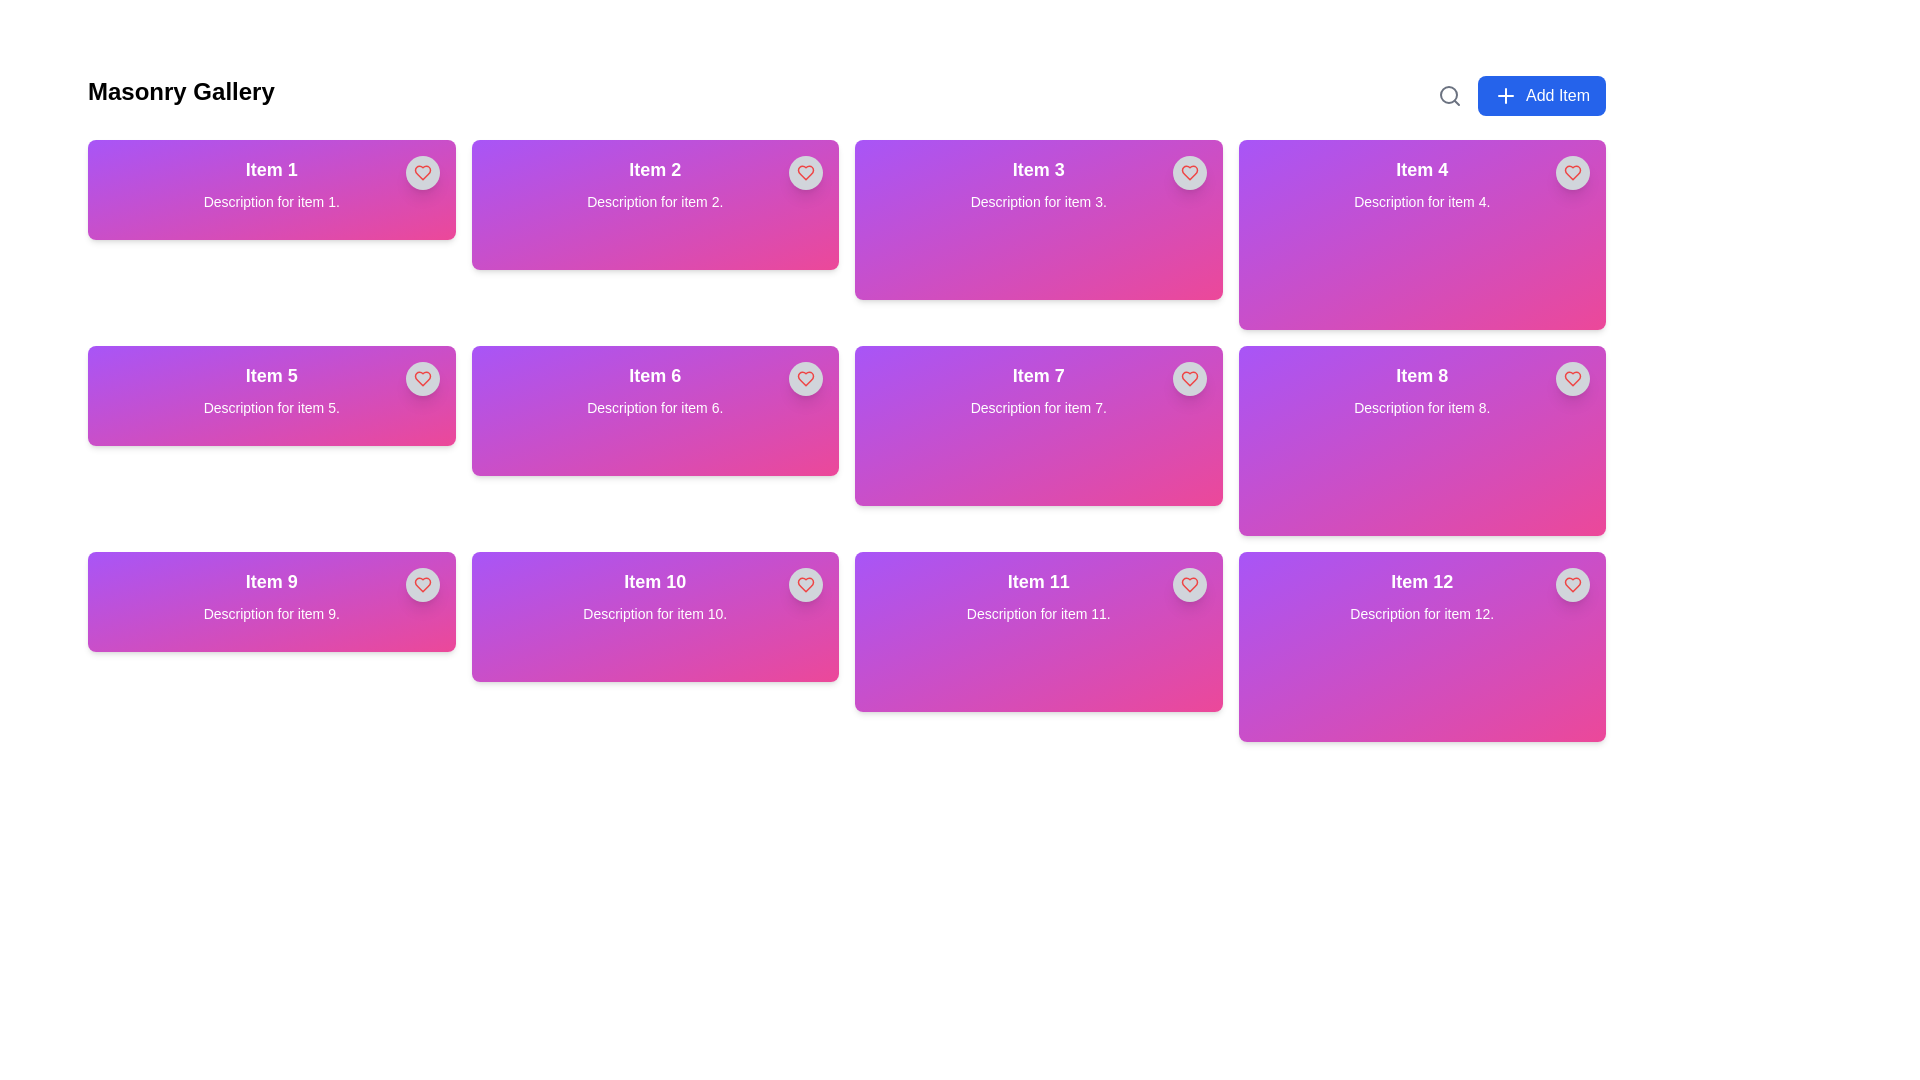 This screenshot has width=1920, height=1080. I want to click on the button located at the top-right corner of the card for 'Item 2', so click(806, 172).